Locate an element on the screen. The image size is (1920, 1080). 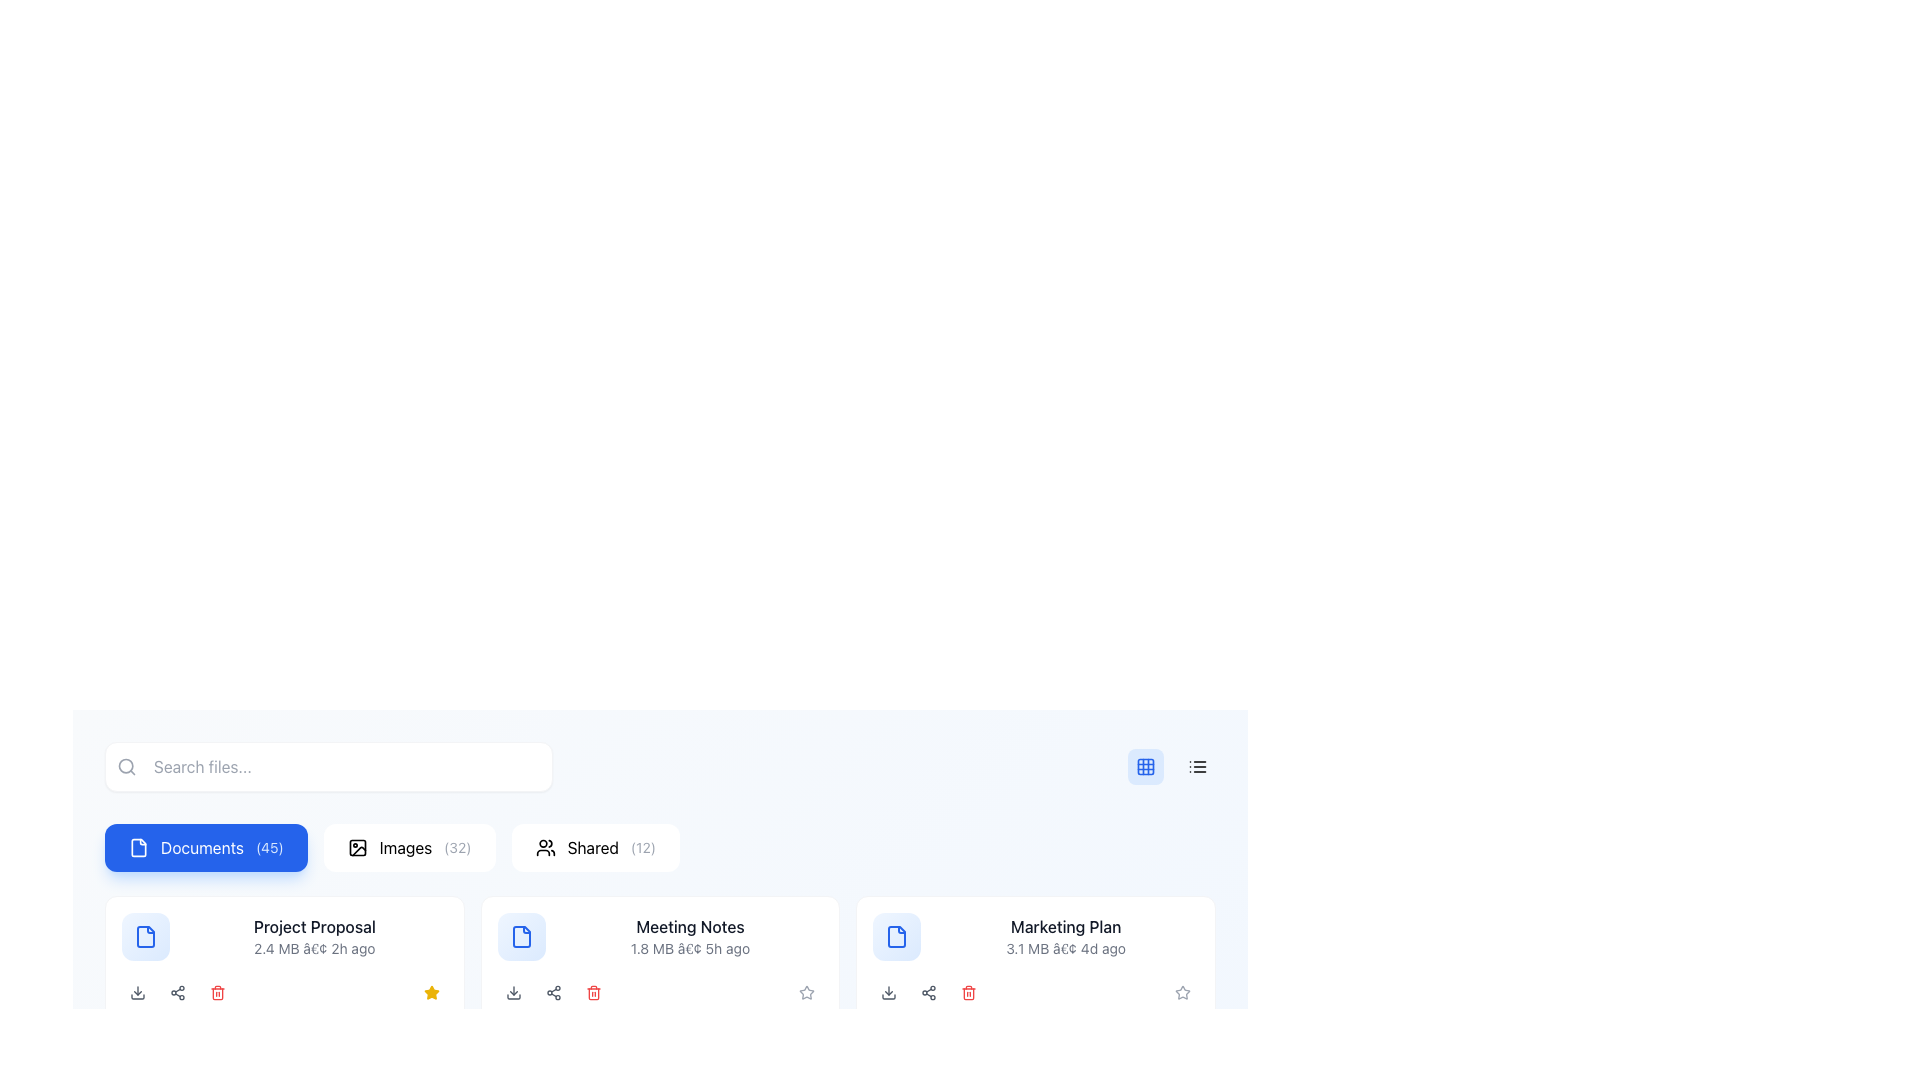
the yellow star-shaped icon button located in the 'Documents' section below the title 'Project Proposal' is located at coordinates (430, 992).